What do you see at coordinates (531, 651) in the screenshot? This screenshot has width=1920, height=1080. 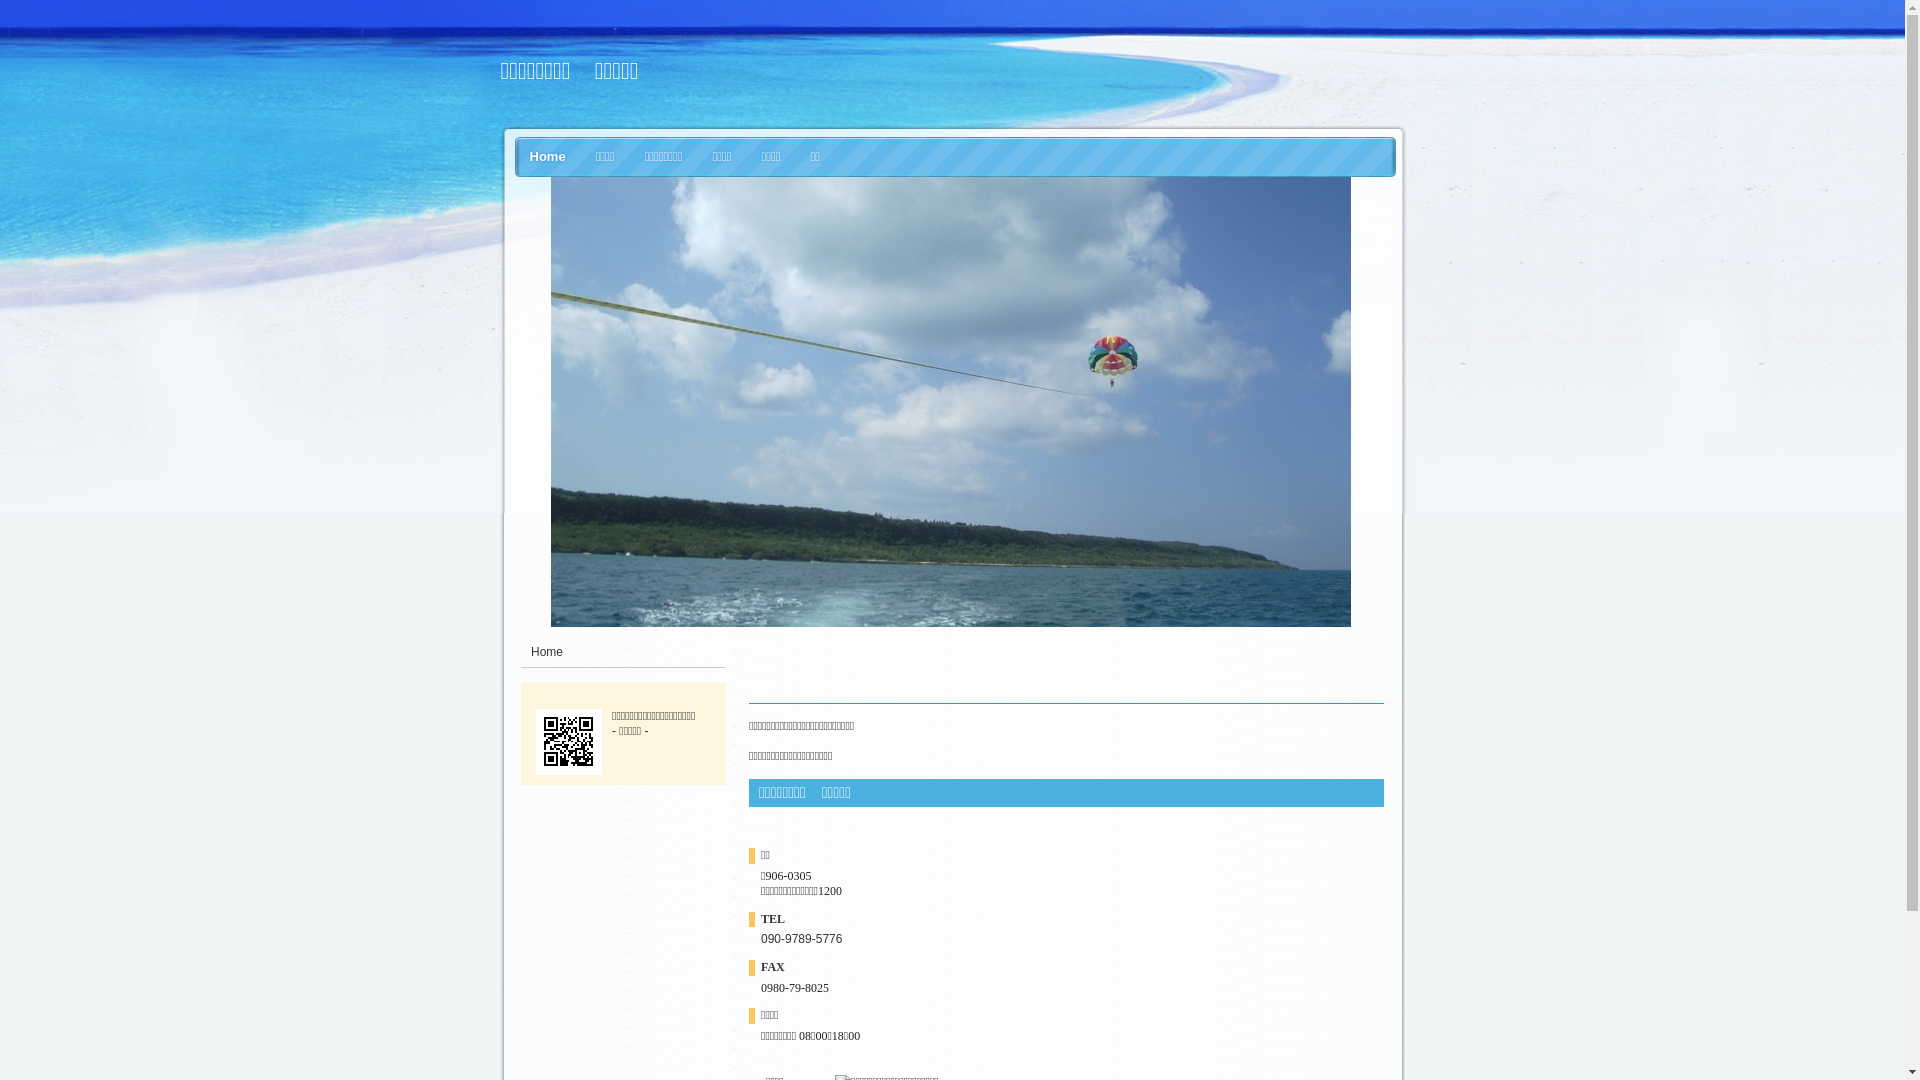 I see `'Home'` at bounding box center [531, 651].